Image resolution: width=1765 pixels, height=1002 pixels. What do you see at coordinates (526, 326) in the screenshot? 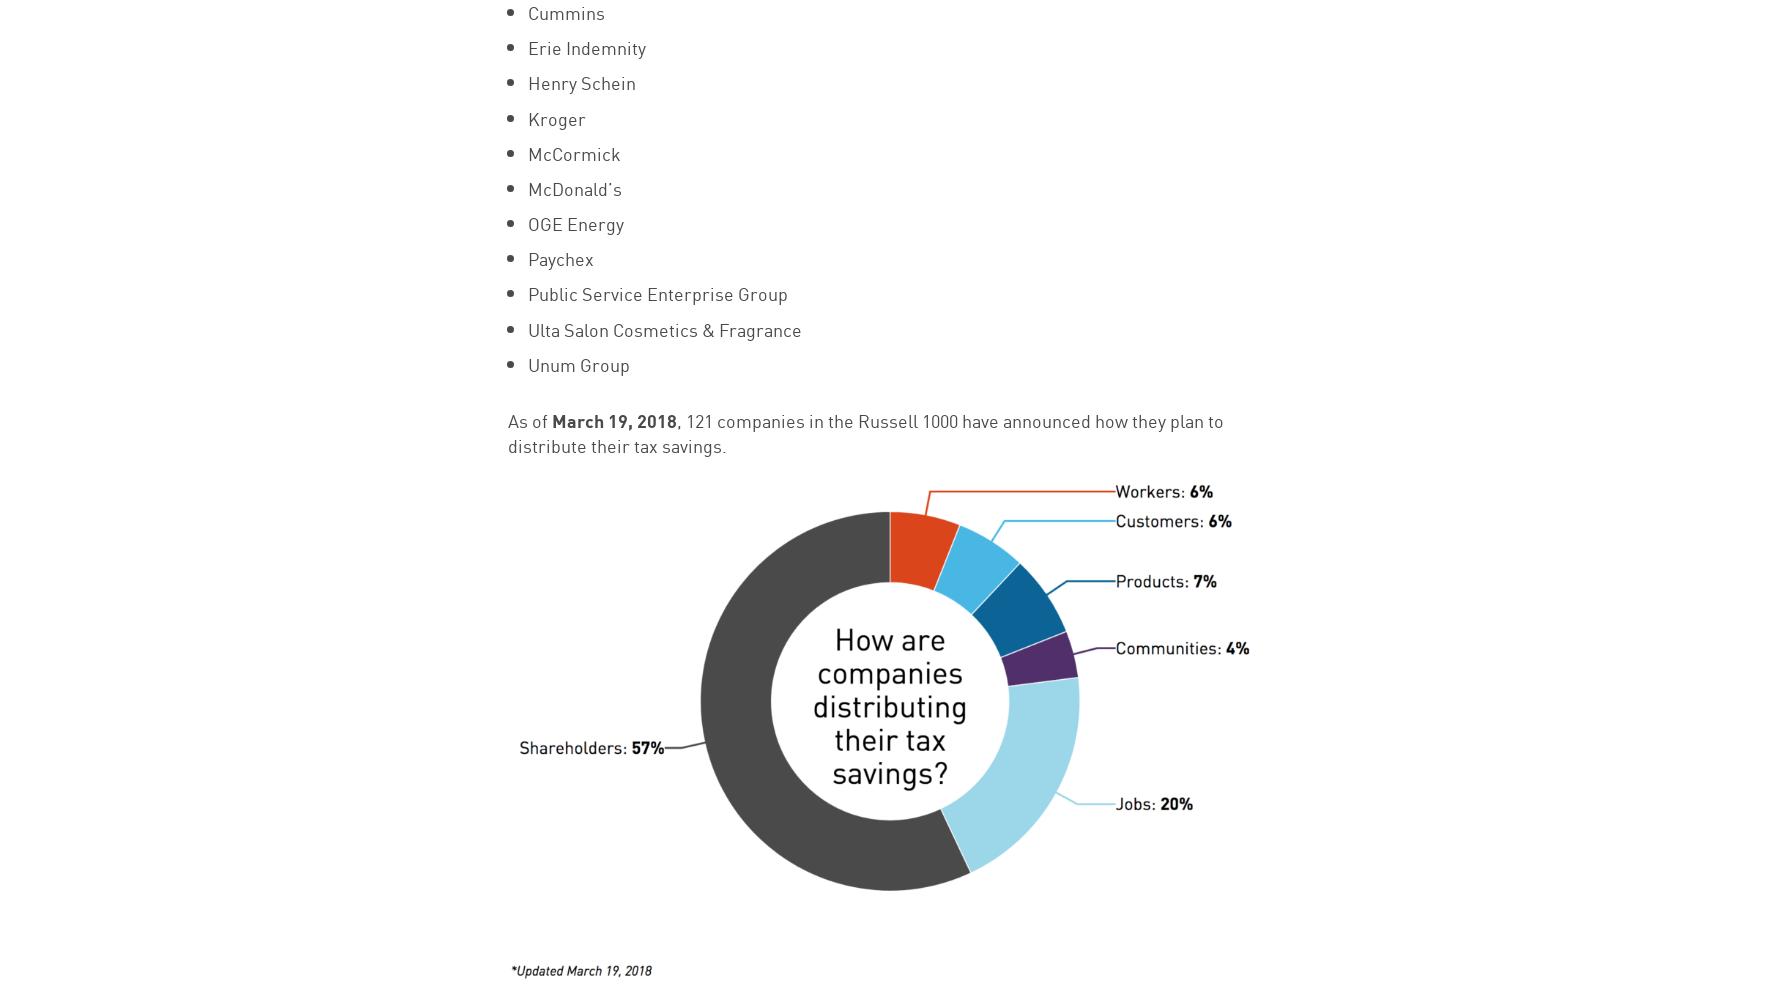
I see `'Ulta Salon Cosmetics & Fragrance'` at bounding box center [526, 326].